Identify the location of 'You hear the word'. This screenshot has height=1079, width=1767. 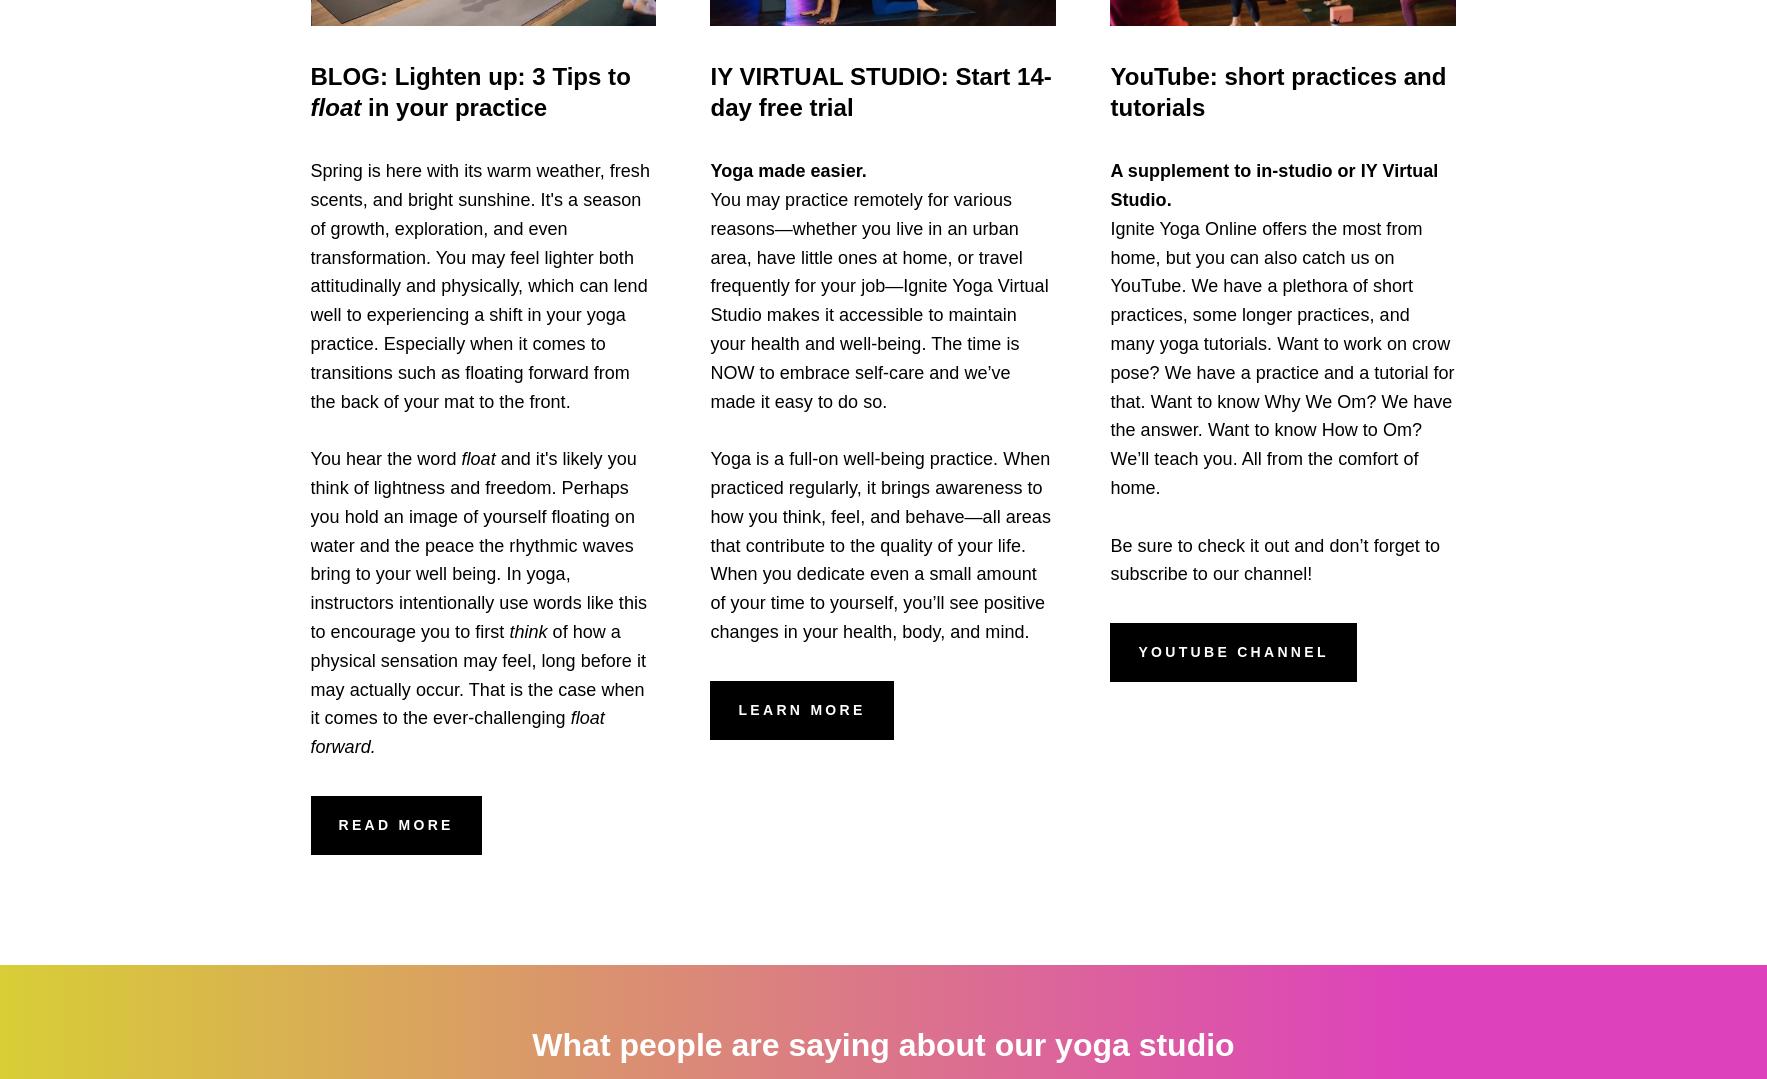
(385, 458).